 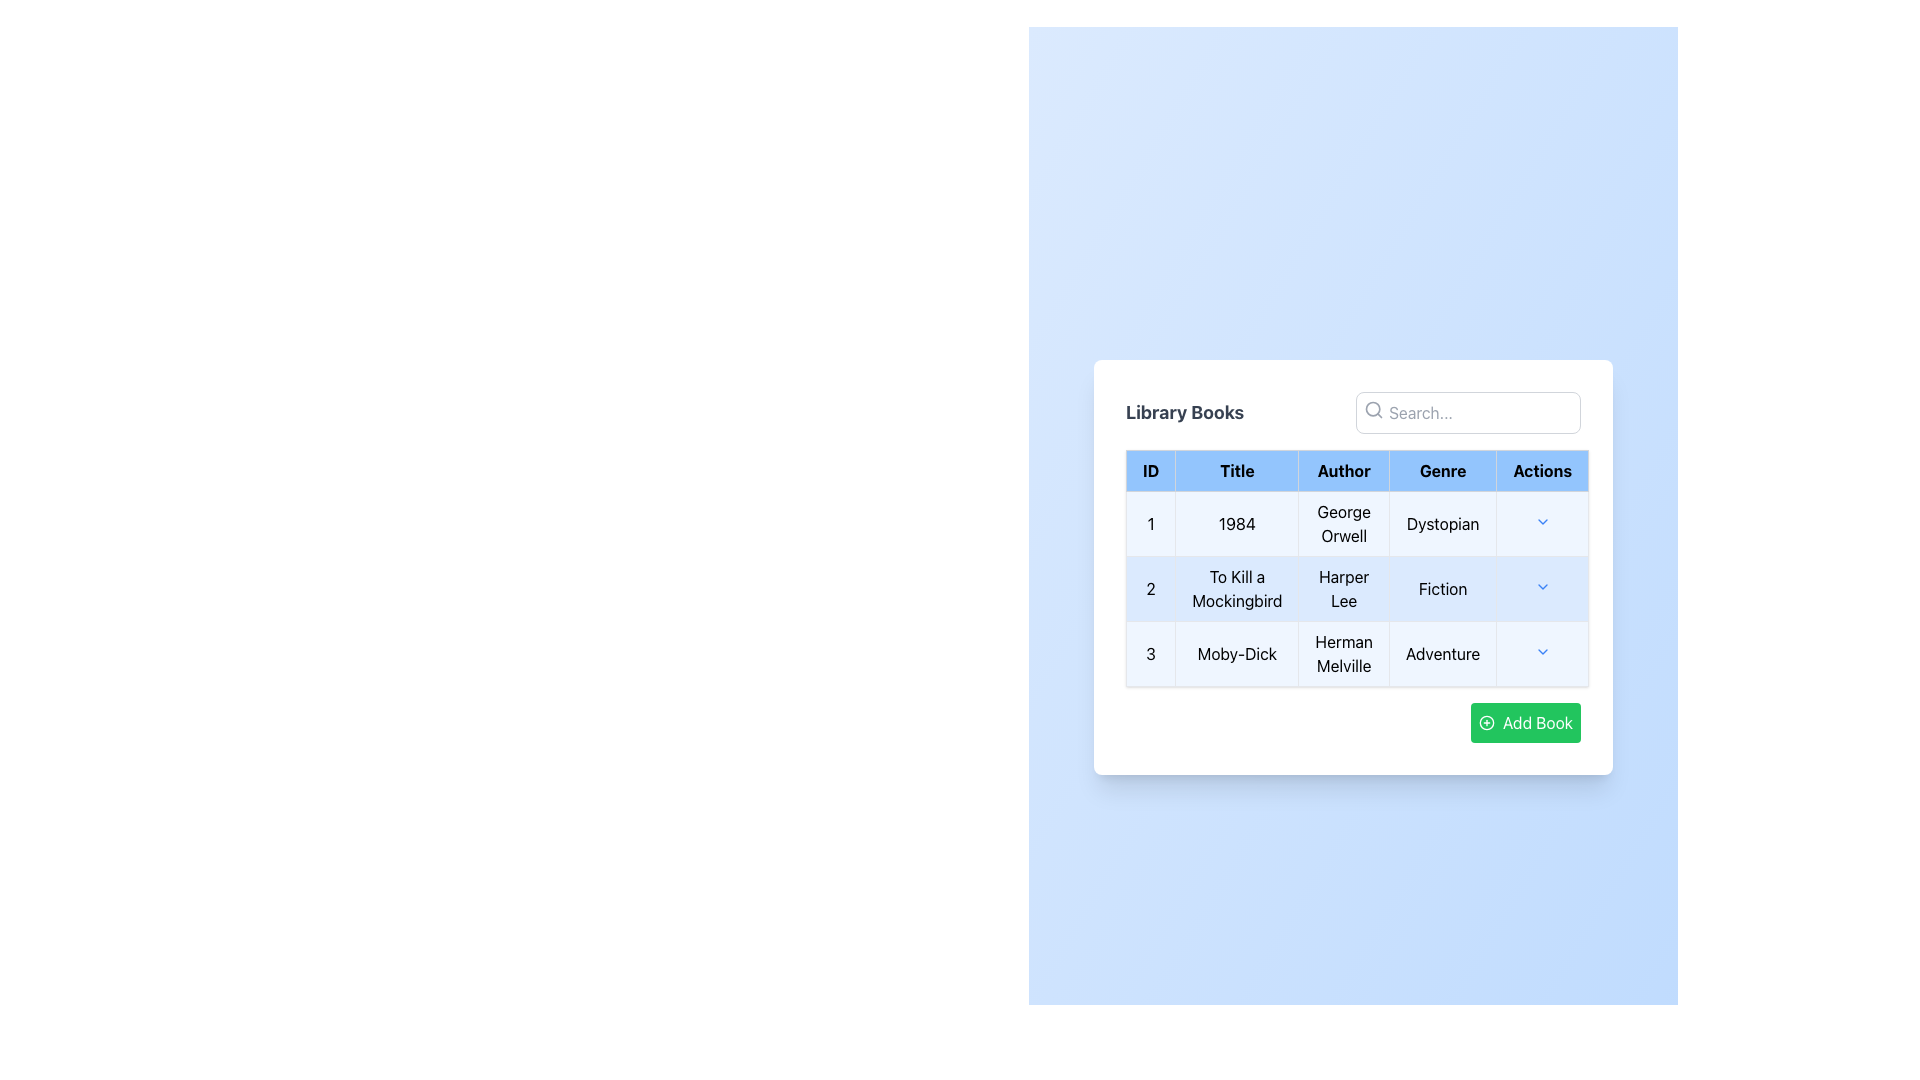 I want to click on the rightmost column header in the table that serves as a label for the actions or interactive elements associated with each row, following the 'Genre' column header, so click(x=1541, y=470).